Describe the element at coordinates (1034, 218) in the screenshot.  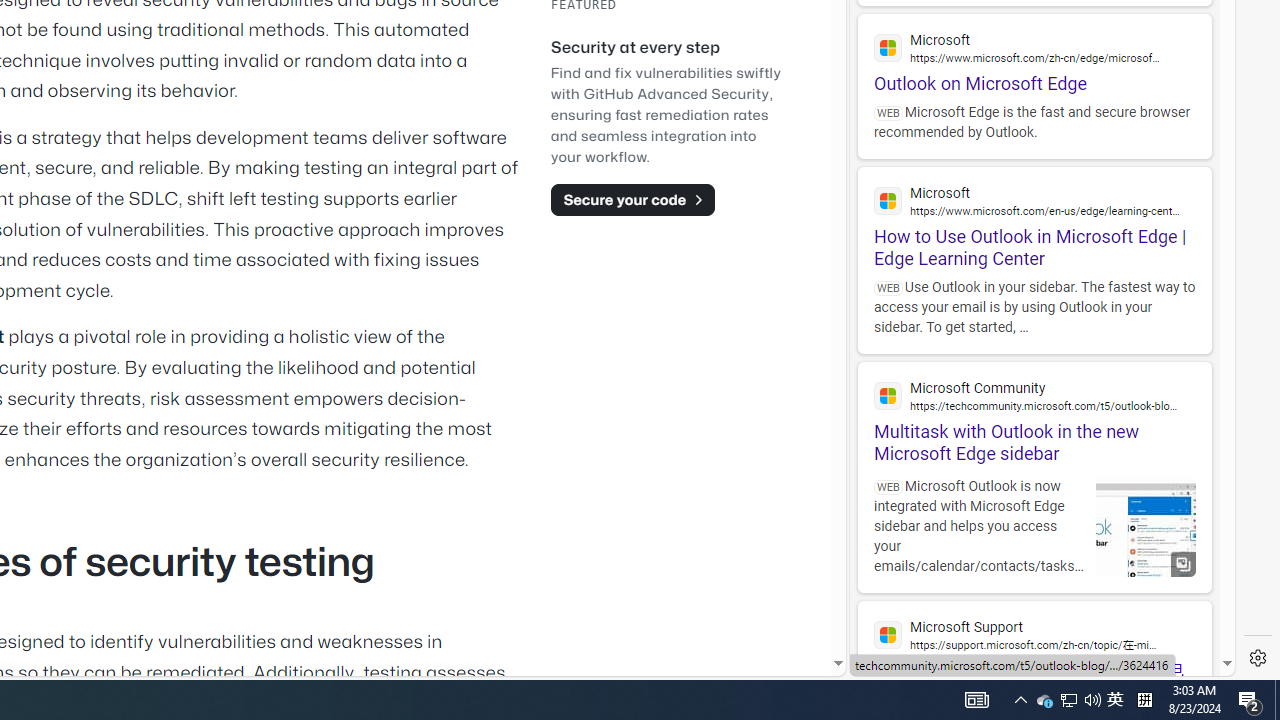
I see `'How to Use Outlook in Microsoft Edge | Edge Learning Center'` at that location.